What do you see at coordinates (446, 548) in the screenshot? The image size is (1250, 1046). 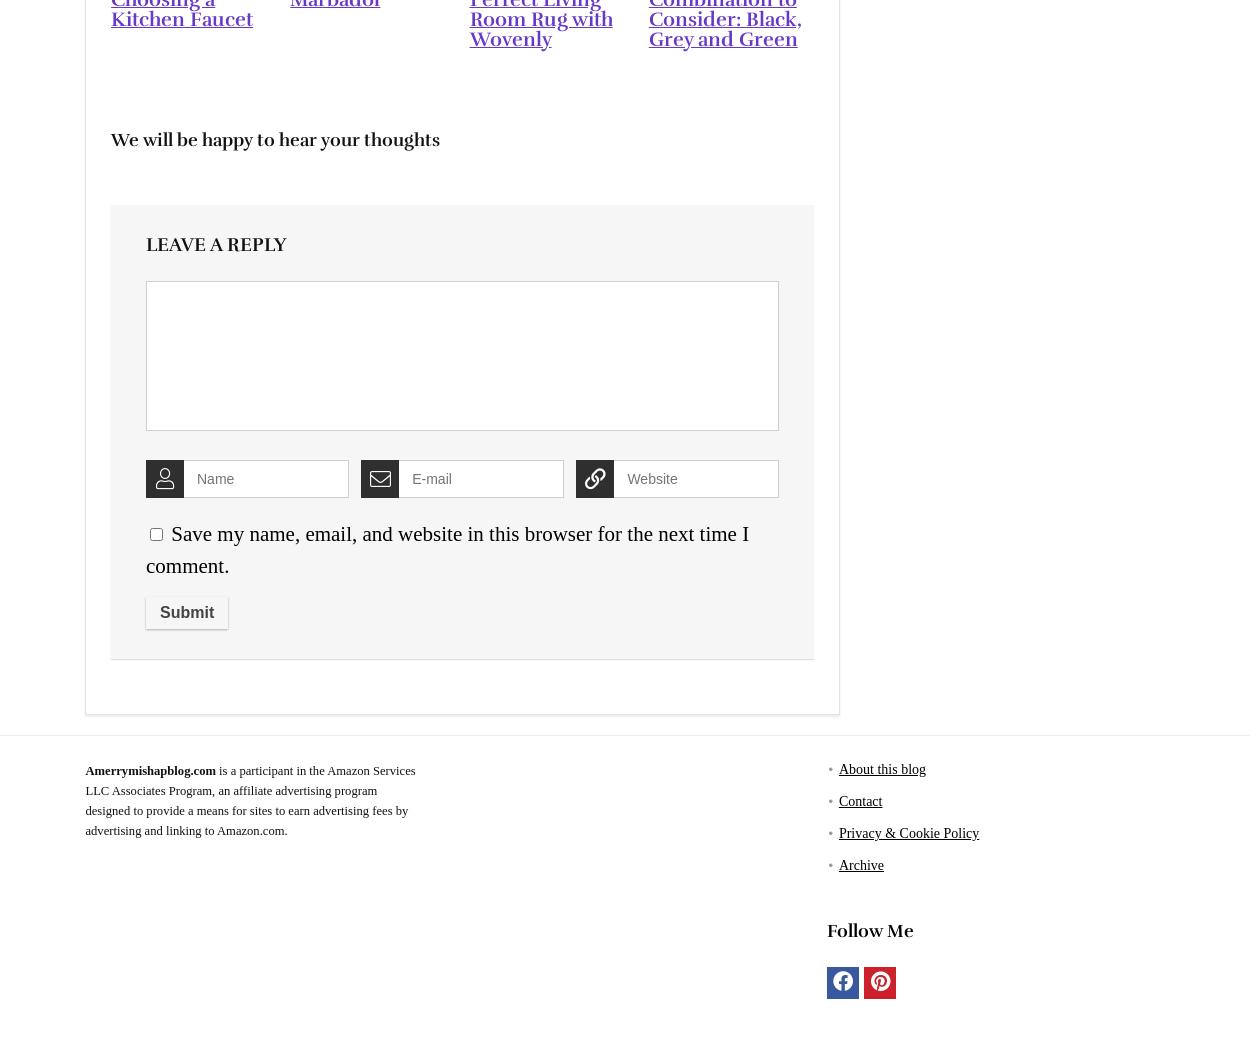 I see `'Save my name, email, and website in this browser for the next time I comment.'` at bounding box center [446, 548].